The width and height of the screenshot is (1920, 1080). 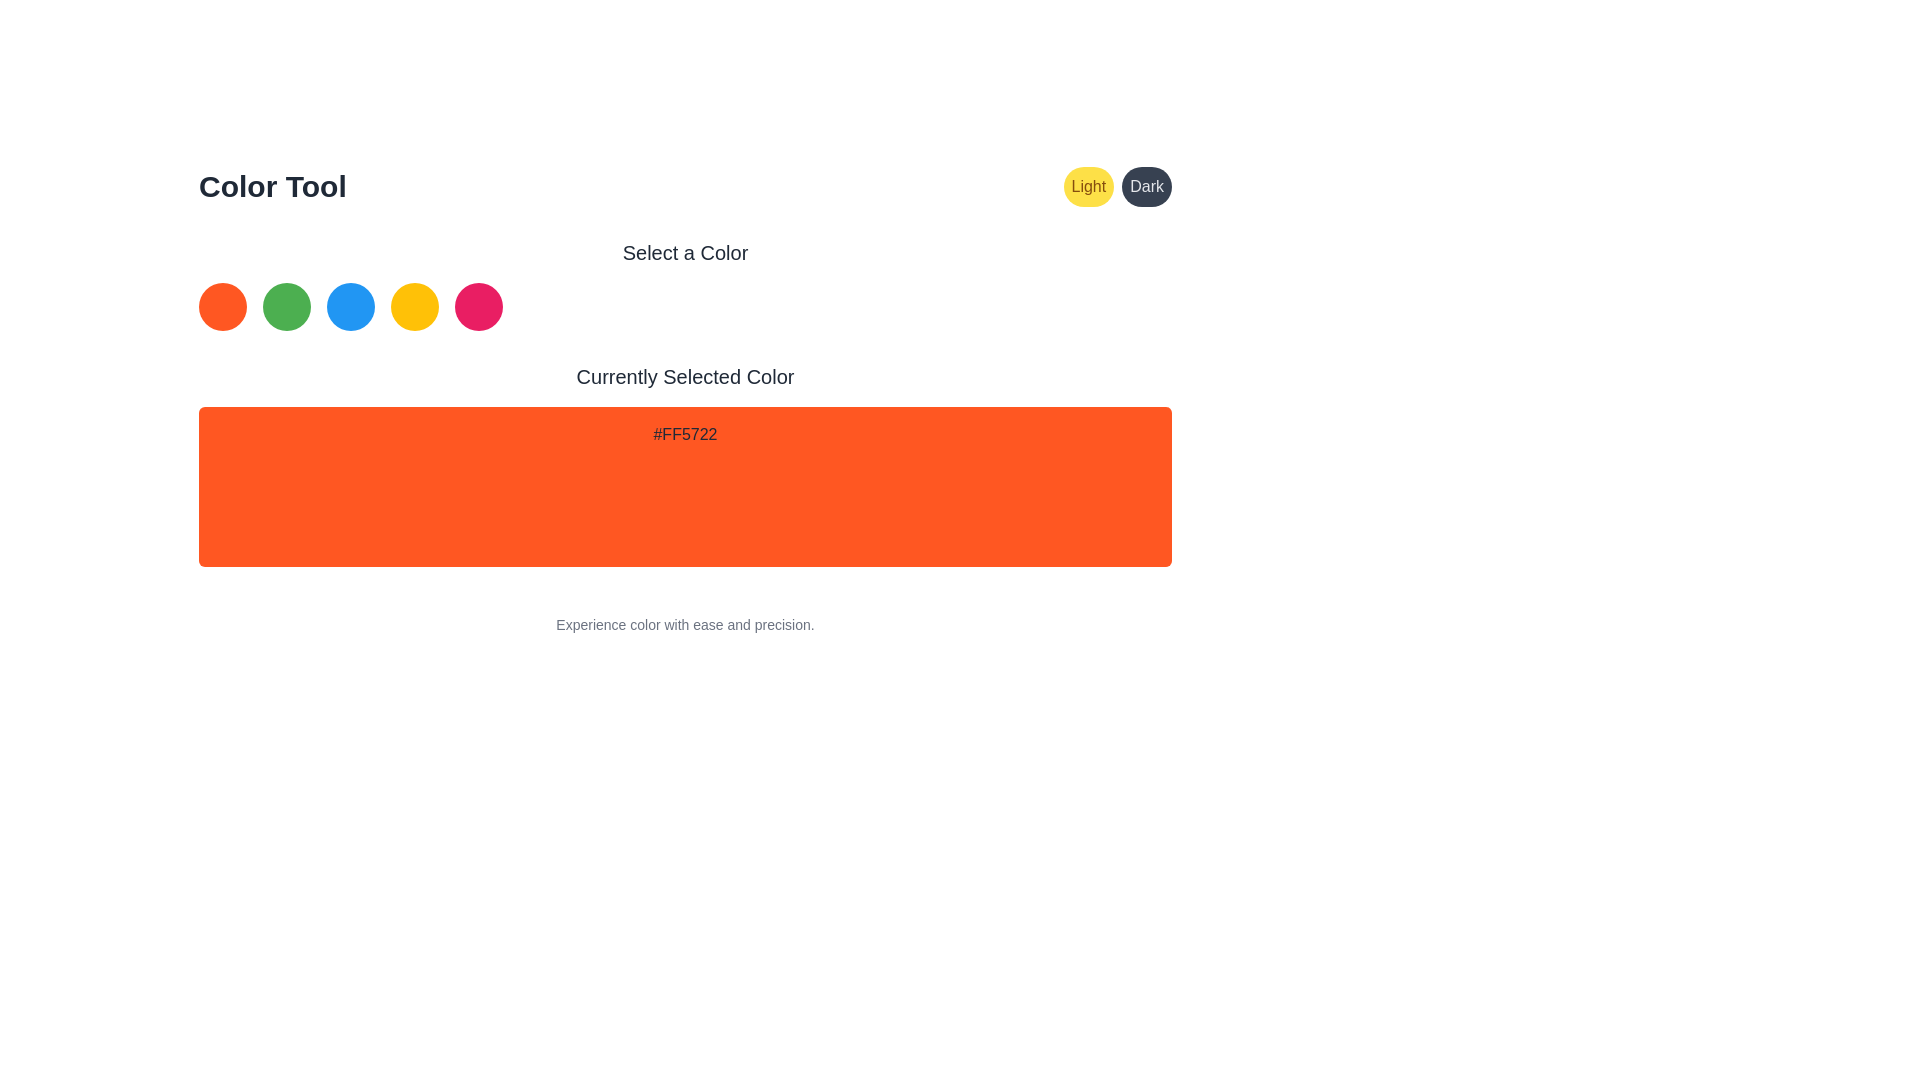 What do you see at coordinates (478, 307) in the screenshot?
I see `the vibrant magenta circular button, which is the fifth button in a horizontal row of five` at bounding box center [478, 307].